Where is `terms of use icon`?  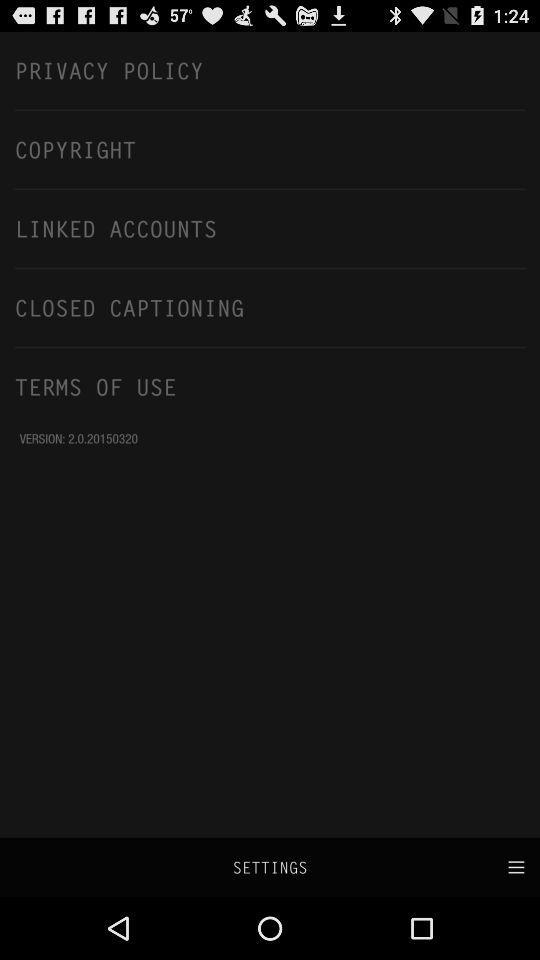
terms of use icon is located at coordinates (270, 385).